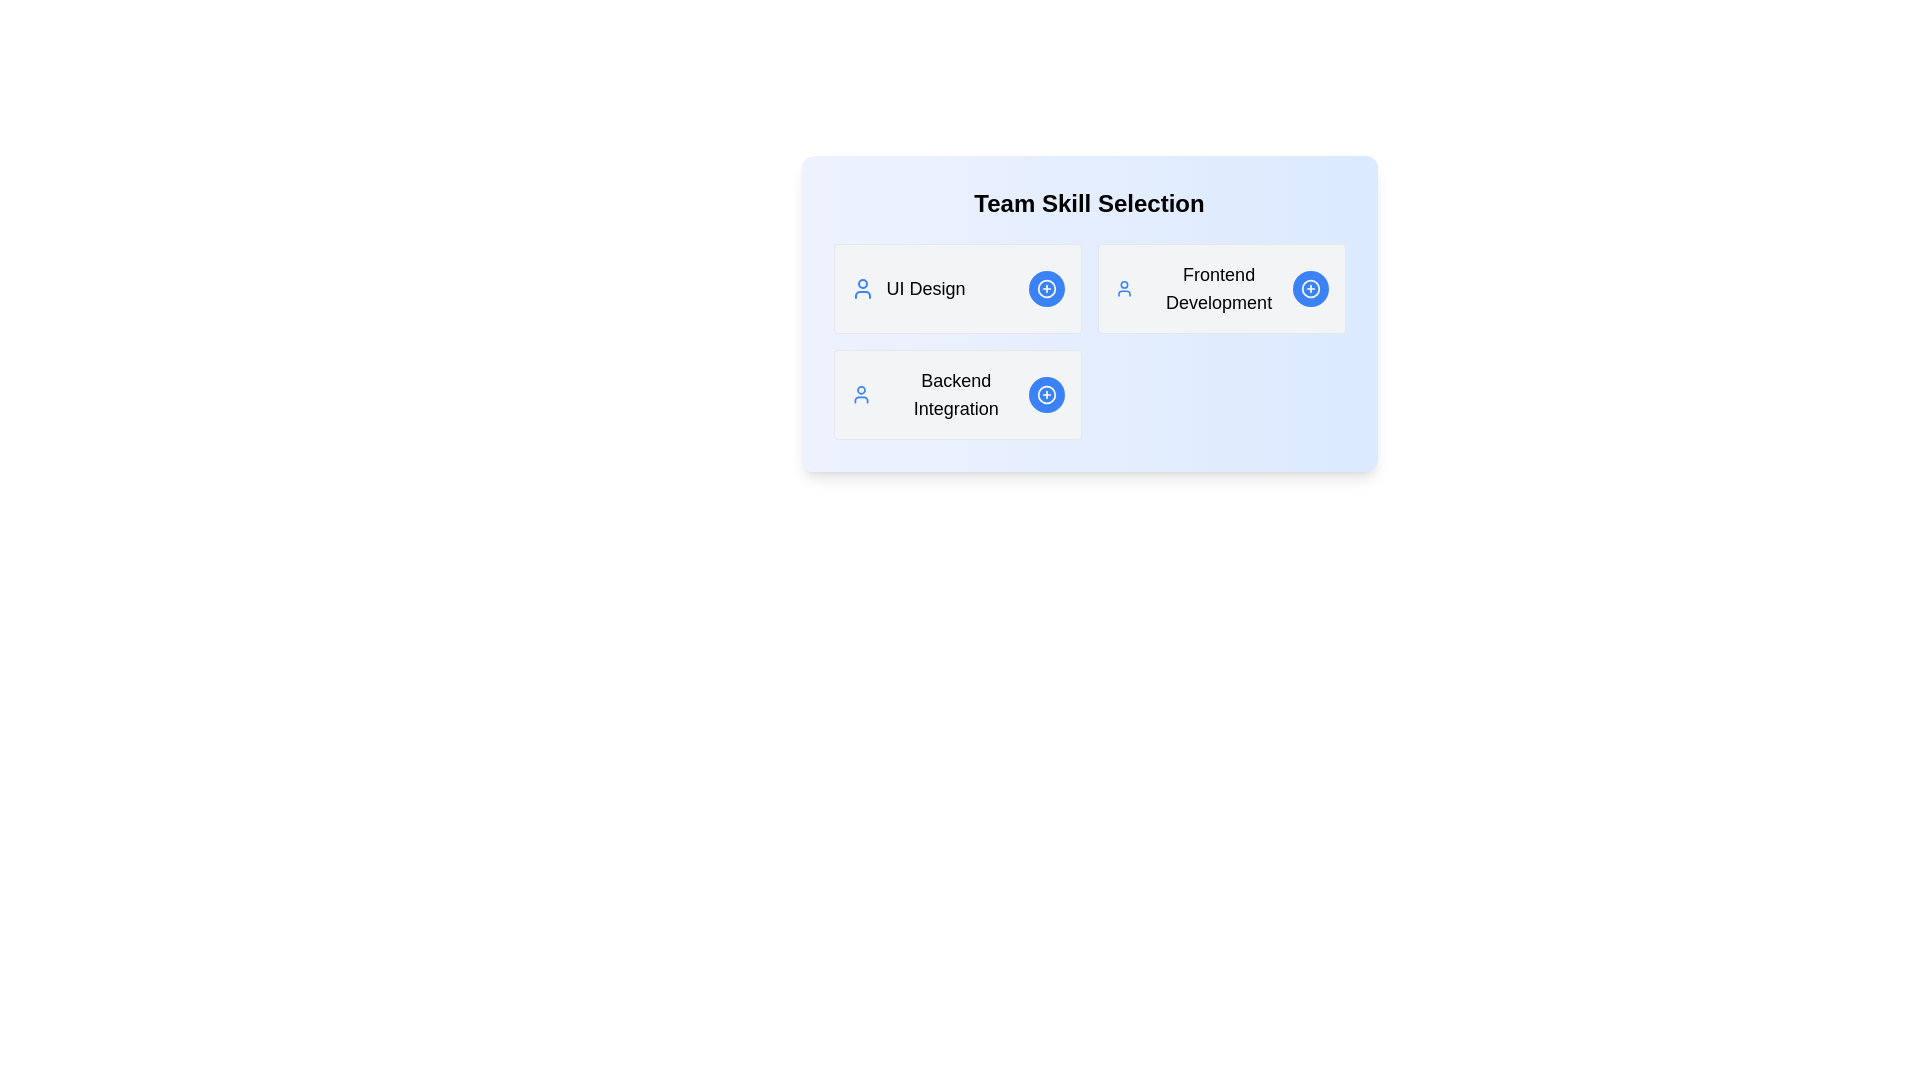  Describe the element at coordinates (956, 289) in the screenshot. I see `the details of the skill UI Design` at that location.